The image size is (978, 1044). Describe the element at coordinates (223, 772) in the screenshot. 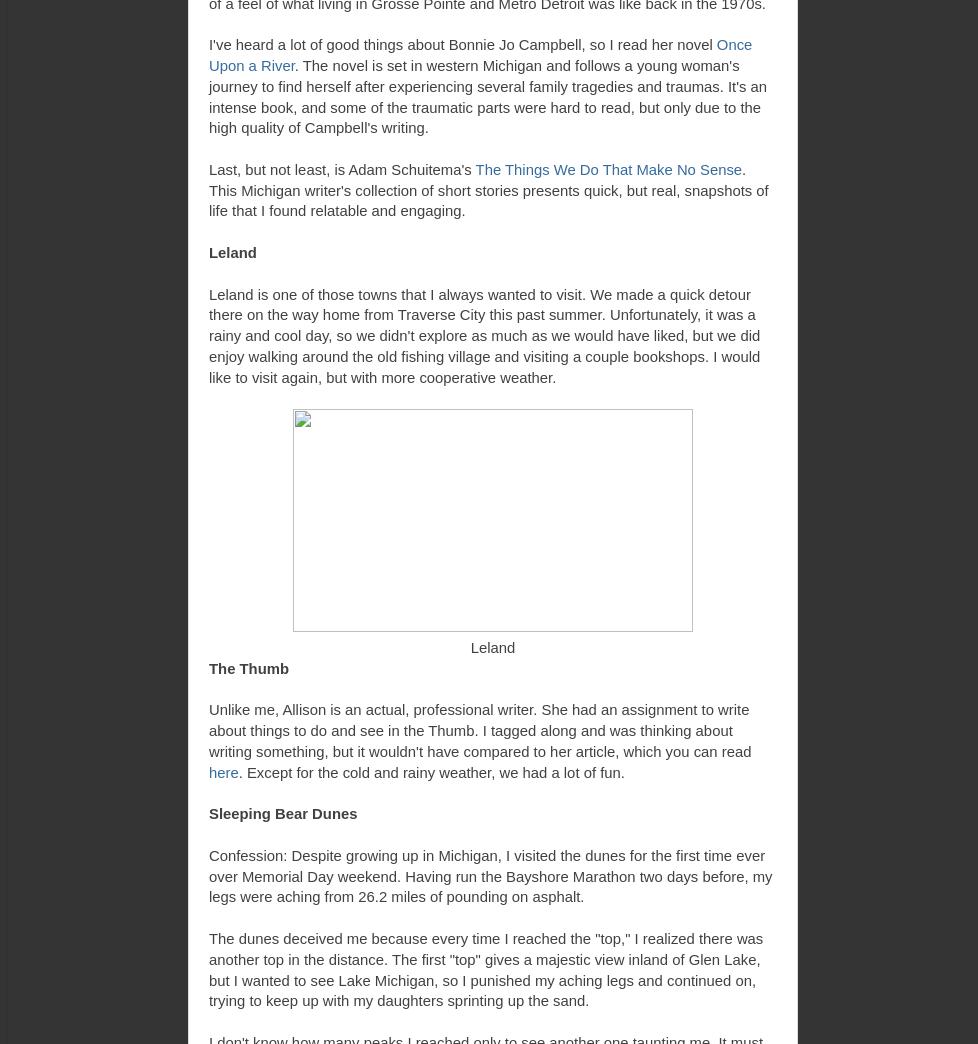

I see `'here'` at that location.